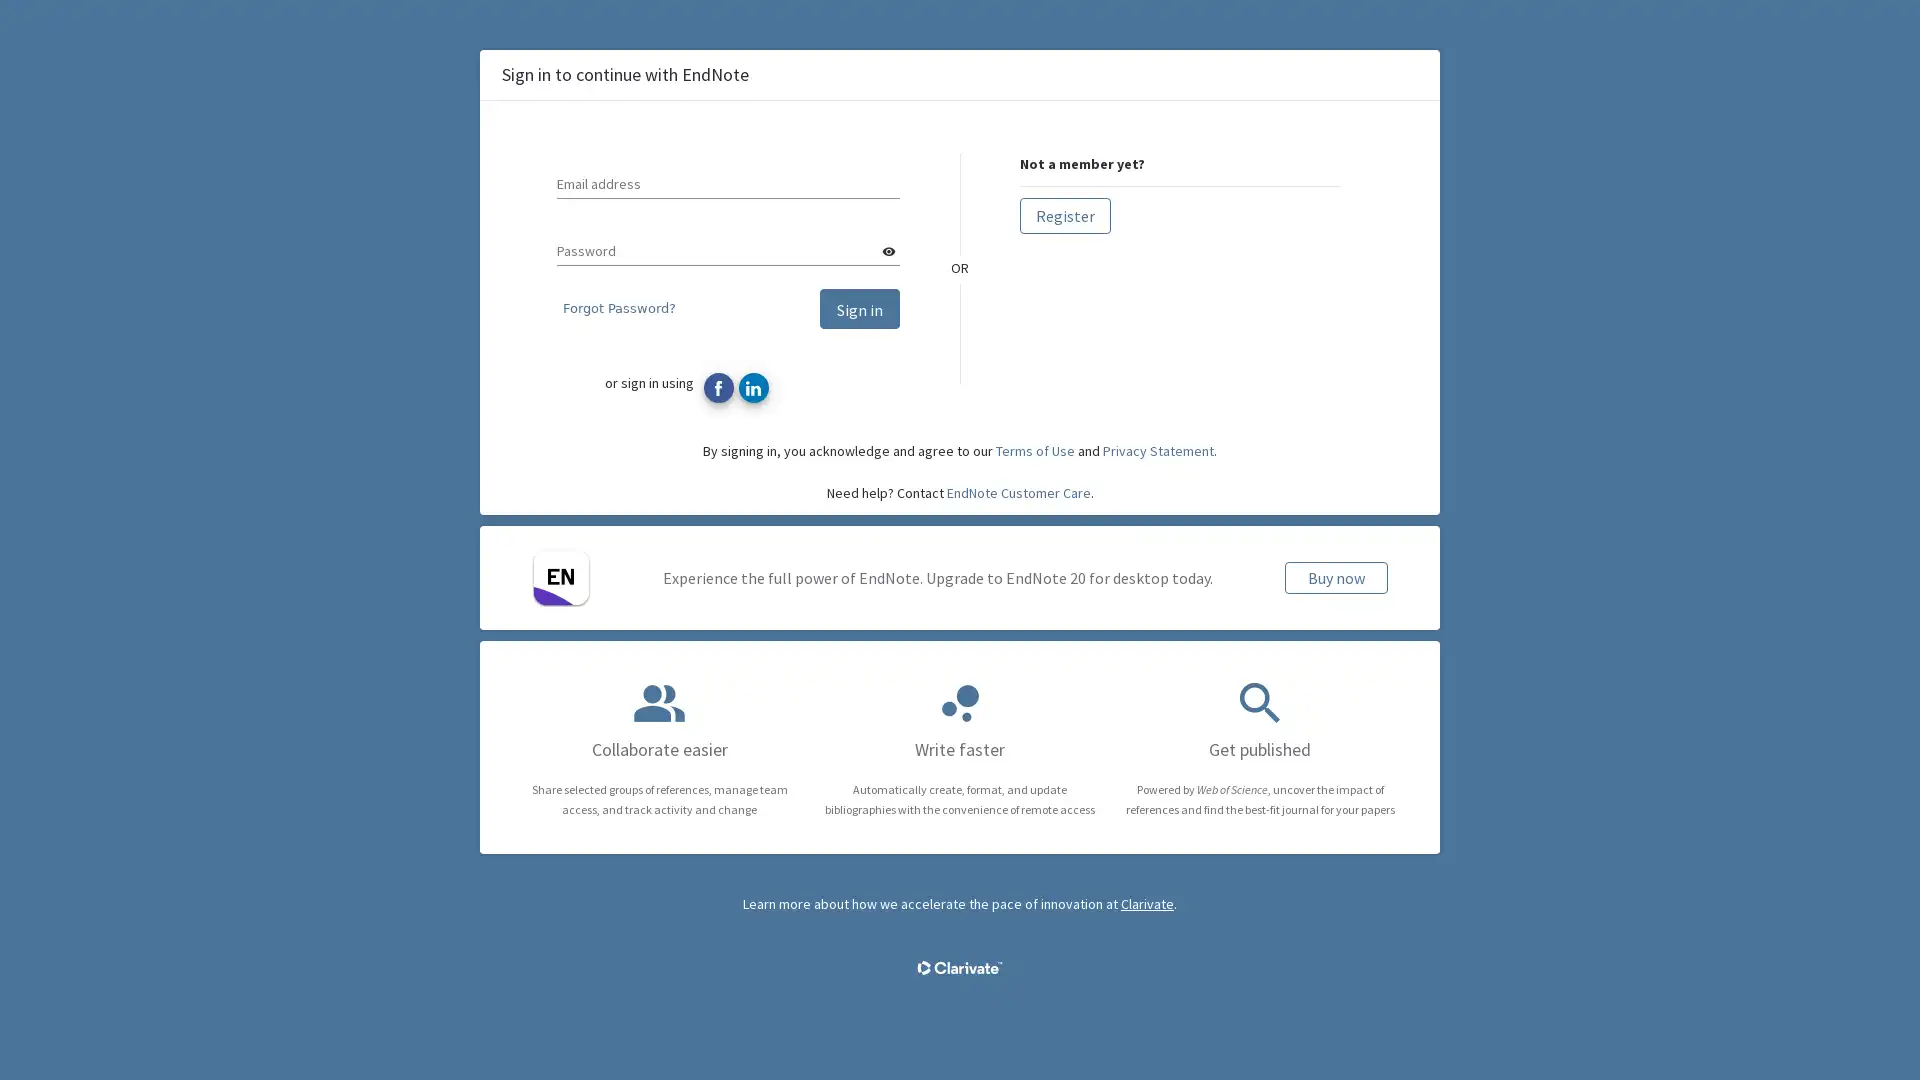  I want to click on Forgot Password?, so click(617, 308).